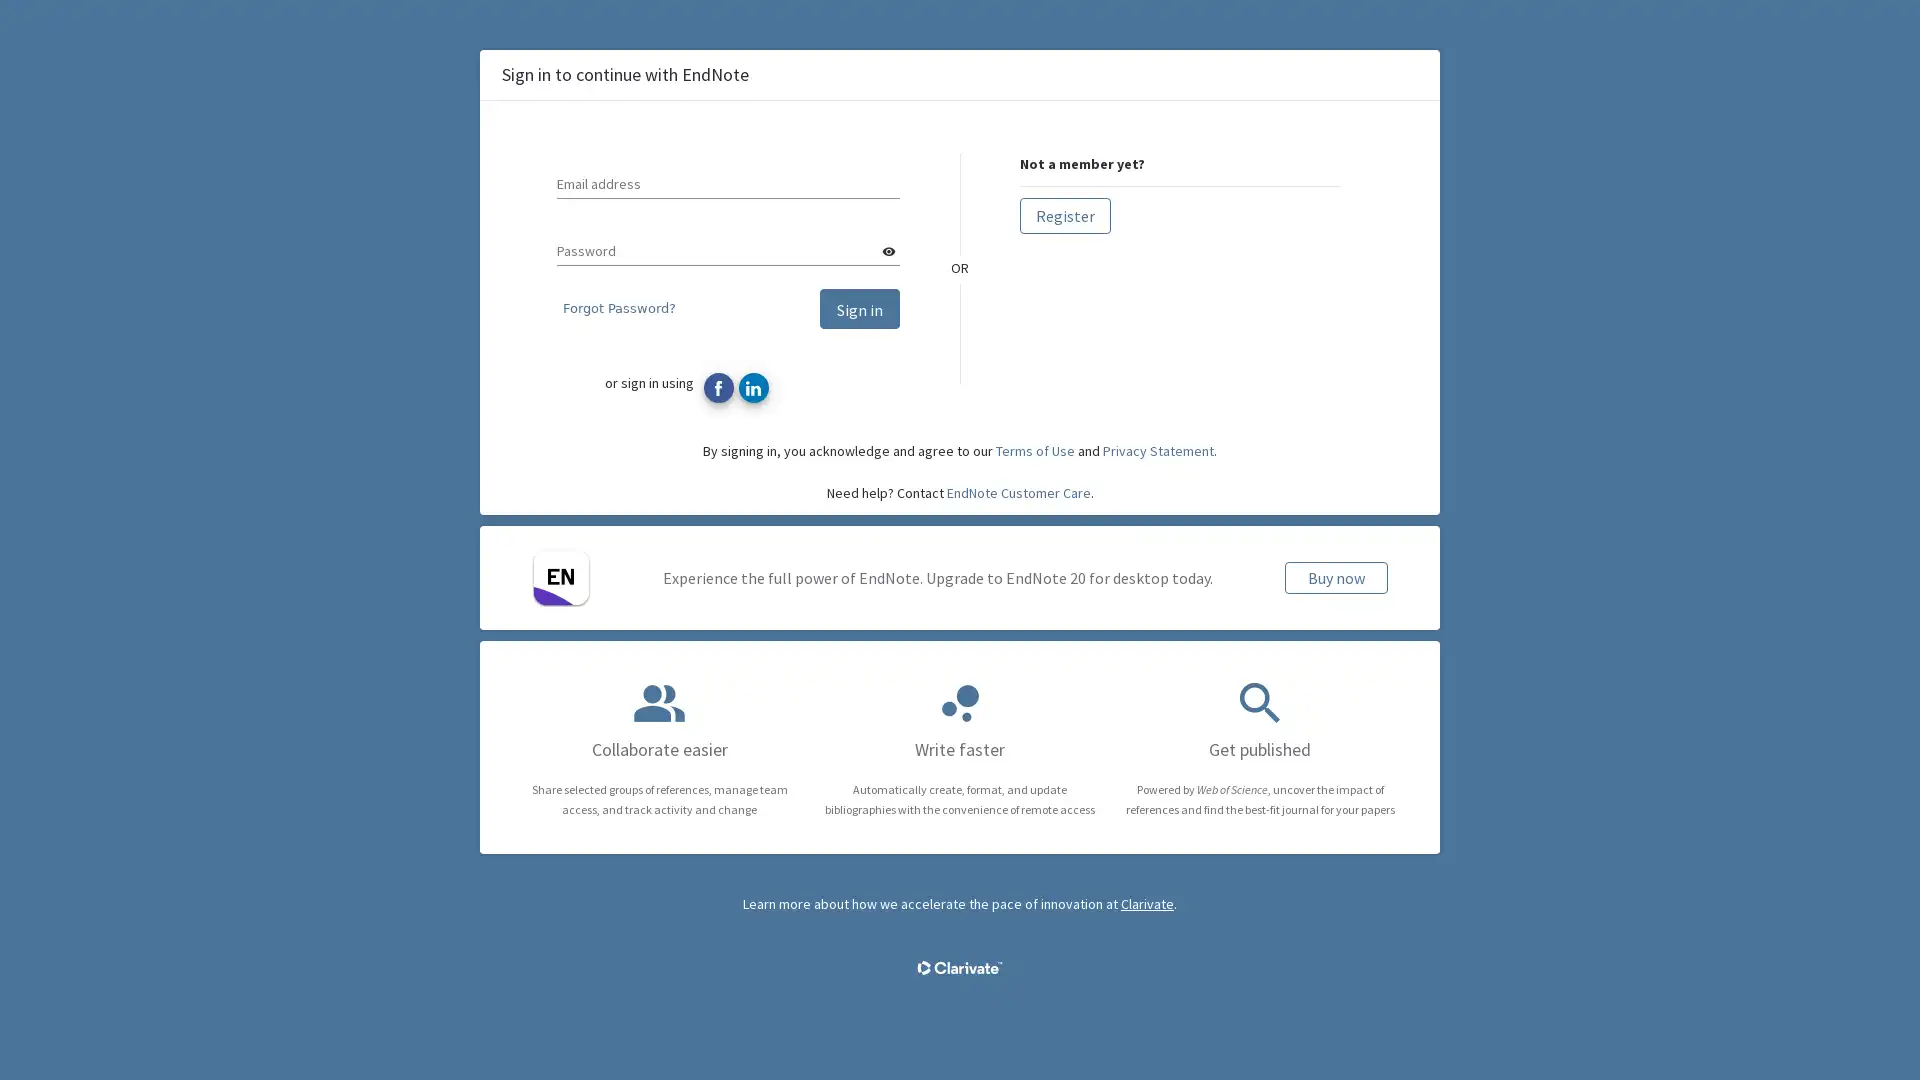  I want to click on Forgot Password?, so click(617, 308).